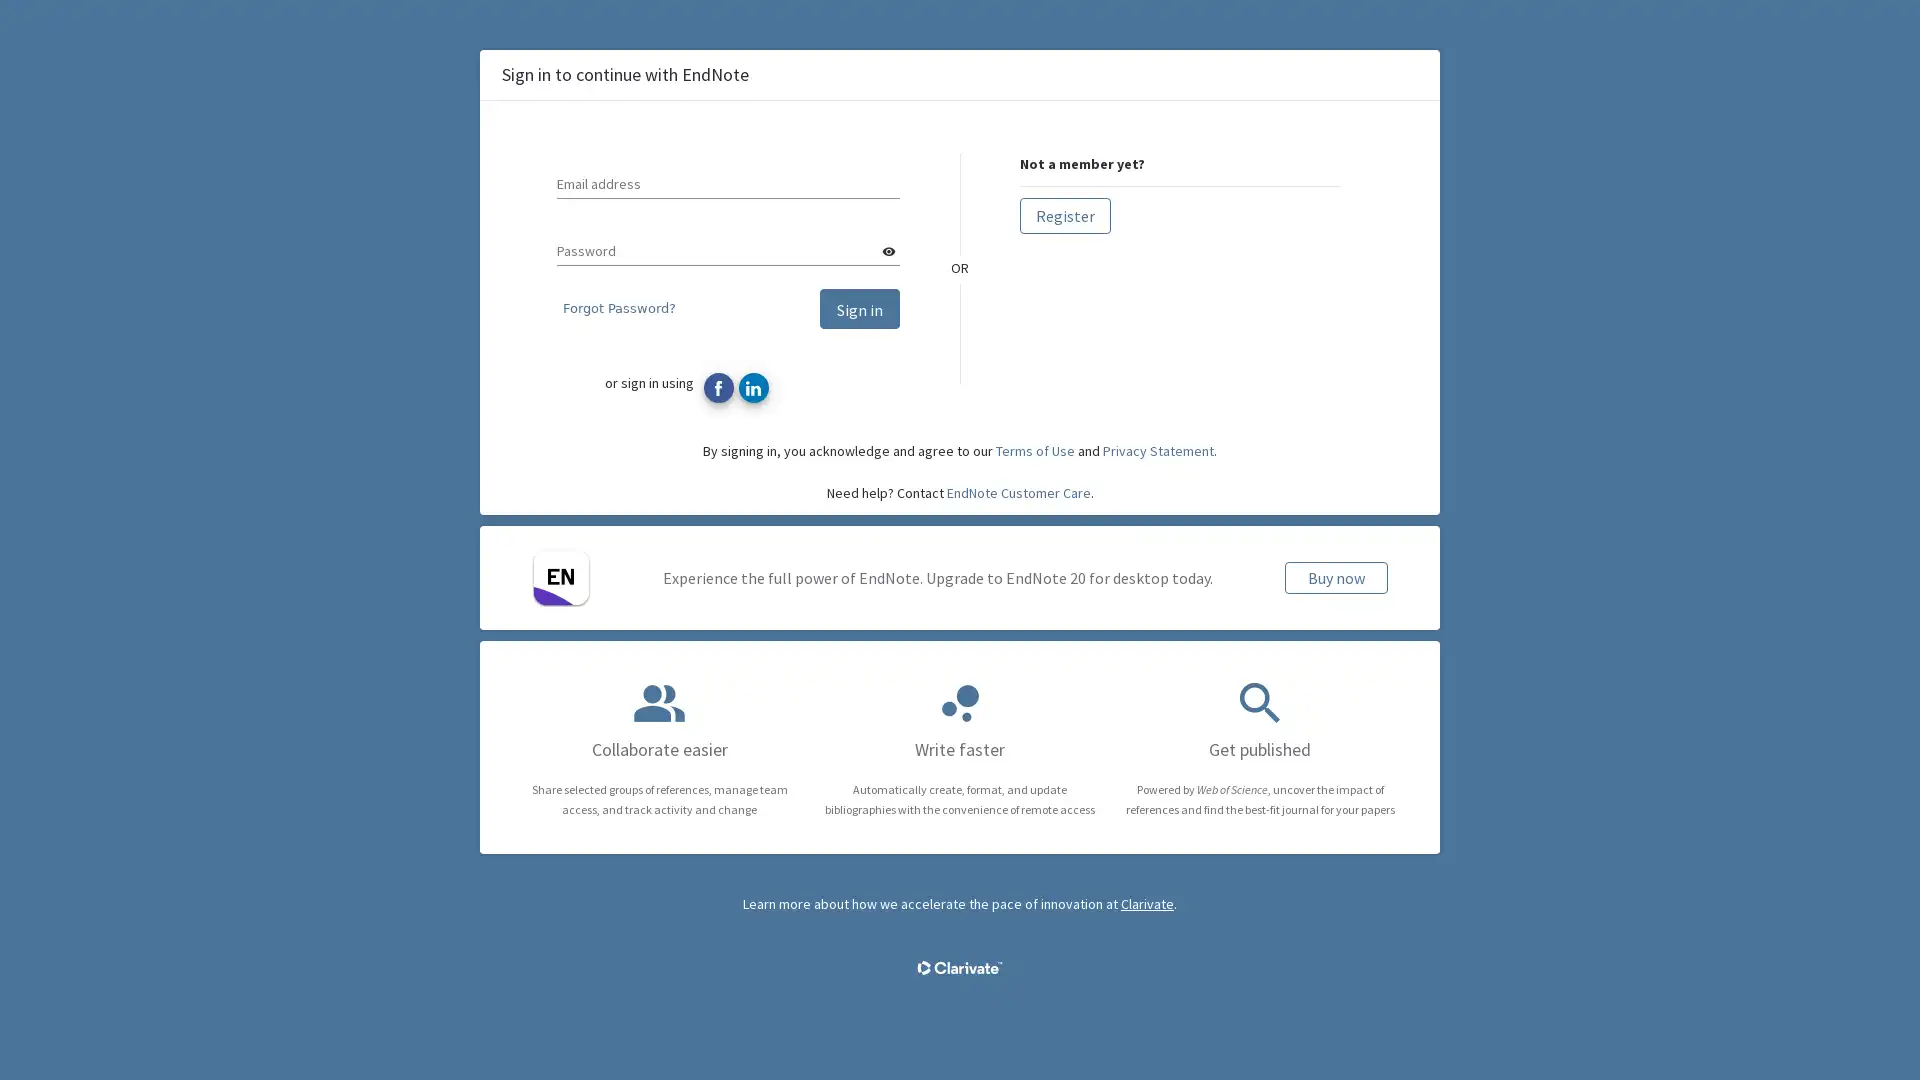  I want to click on Forgot Password?, so click(617, 308).